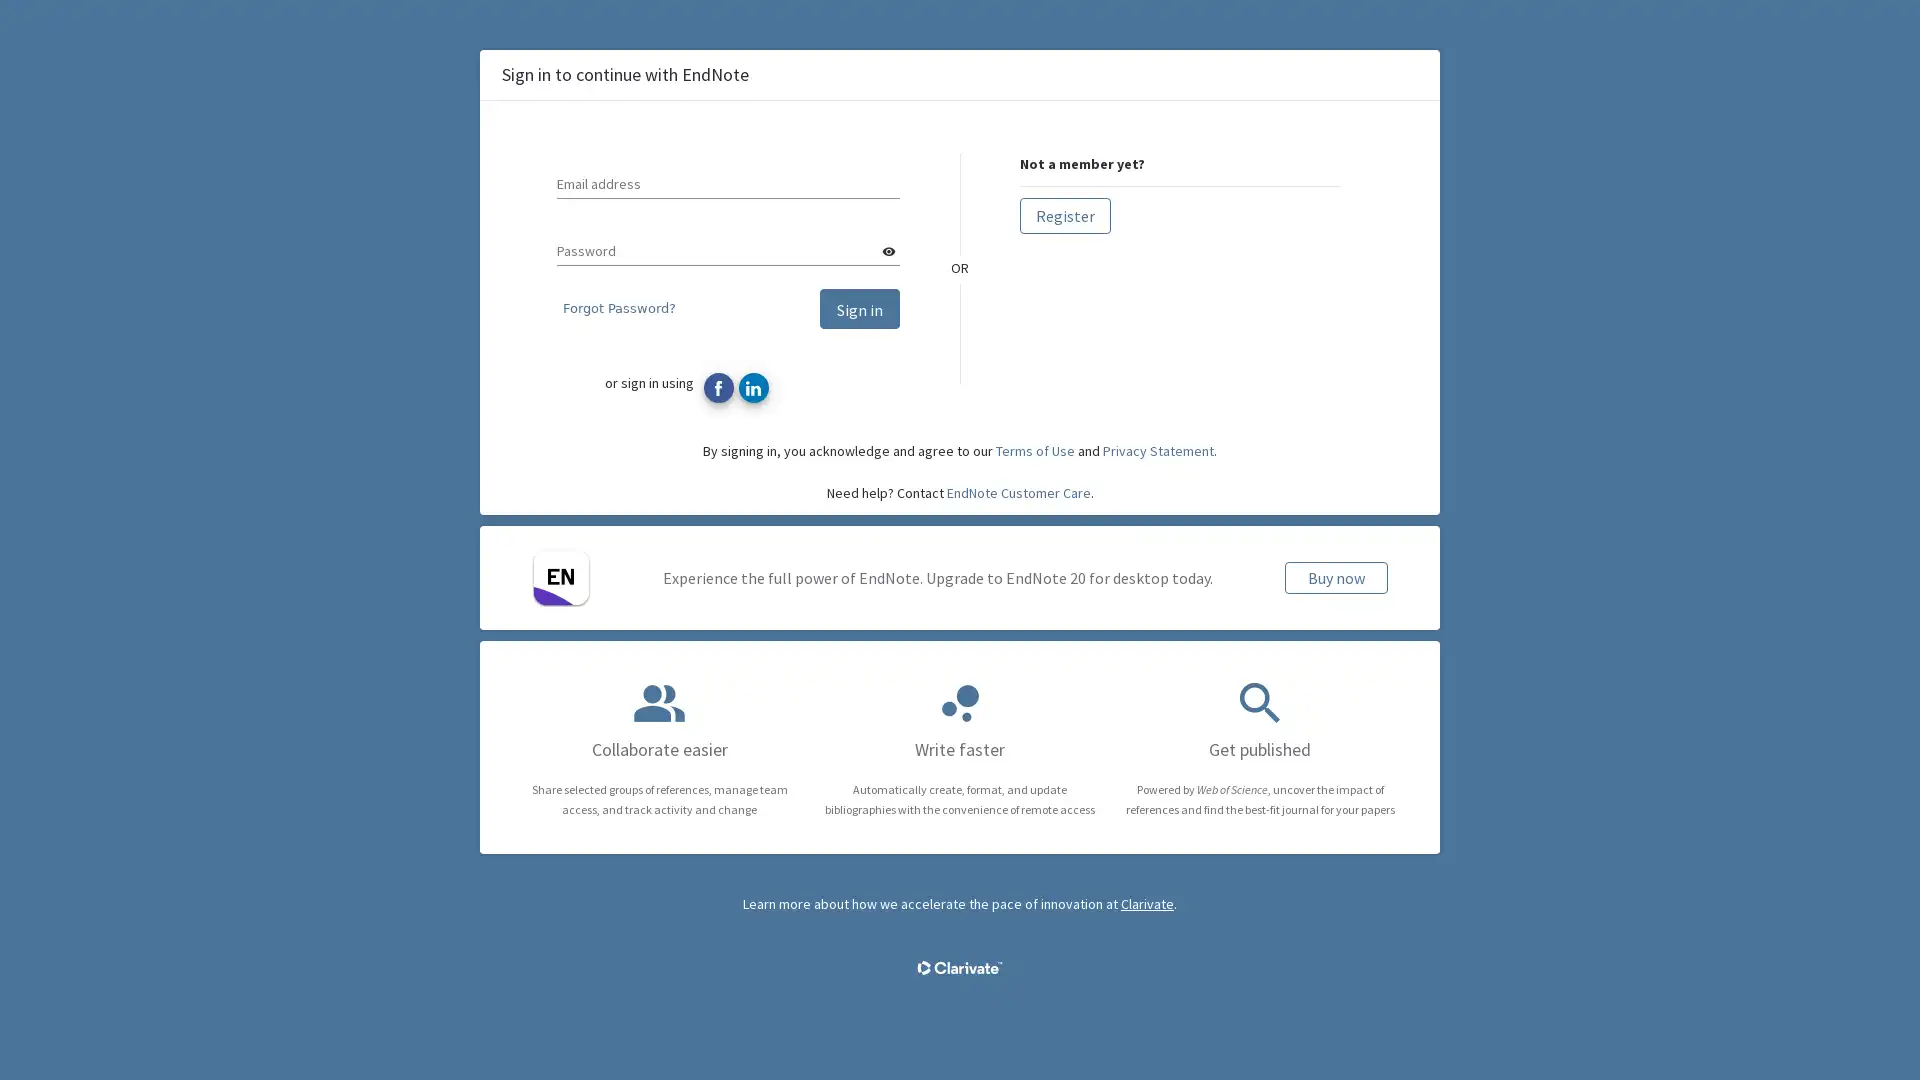  I want to click on Forgot Password?, so click(617, 308).